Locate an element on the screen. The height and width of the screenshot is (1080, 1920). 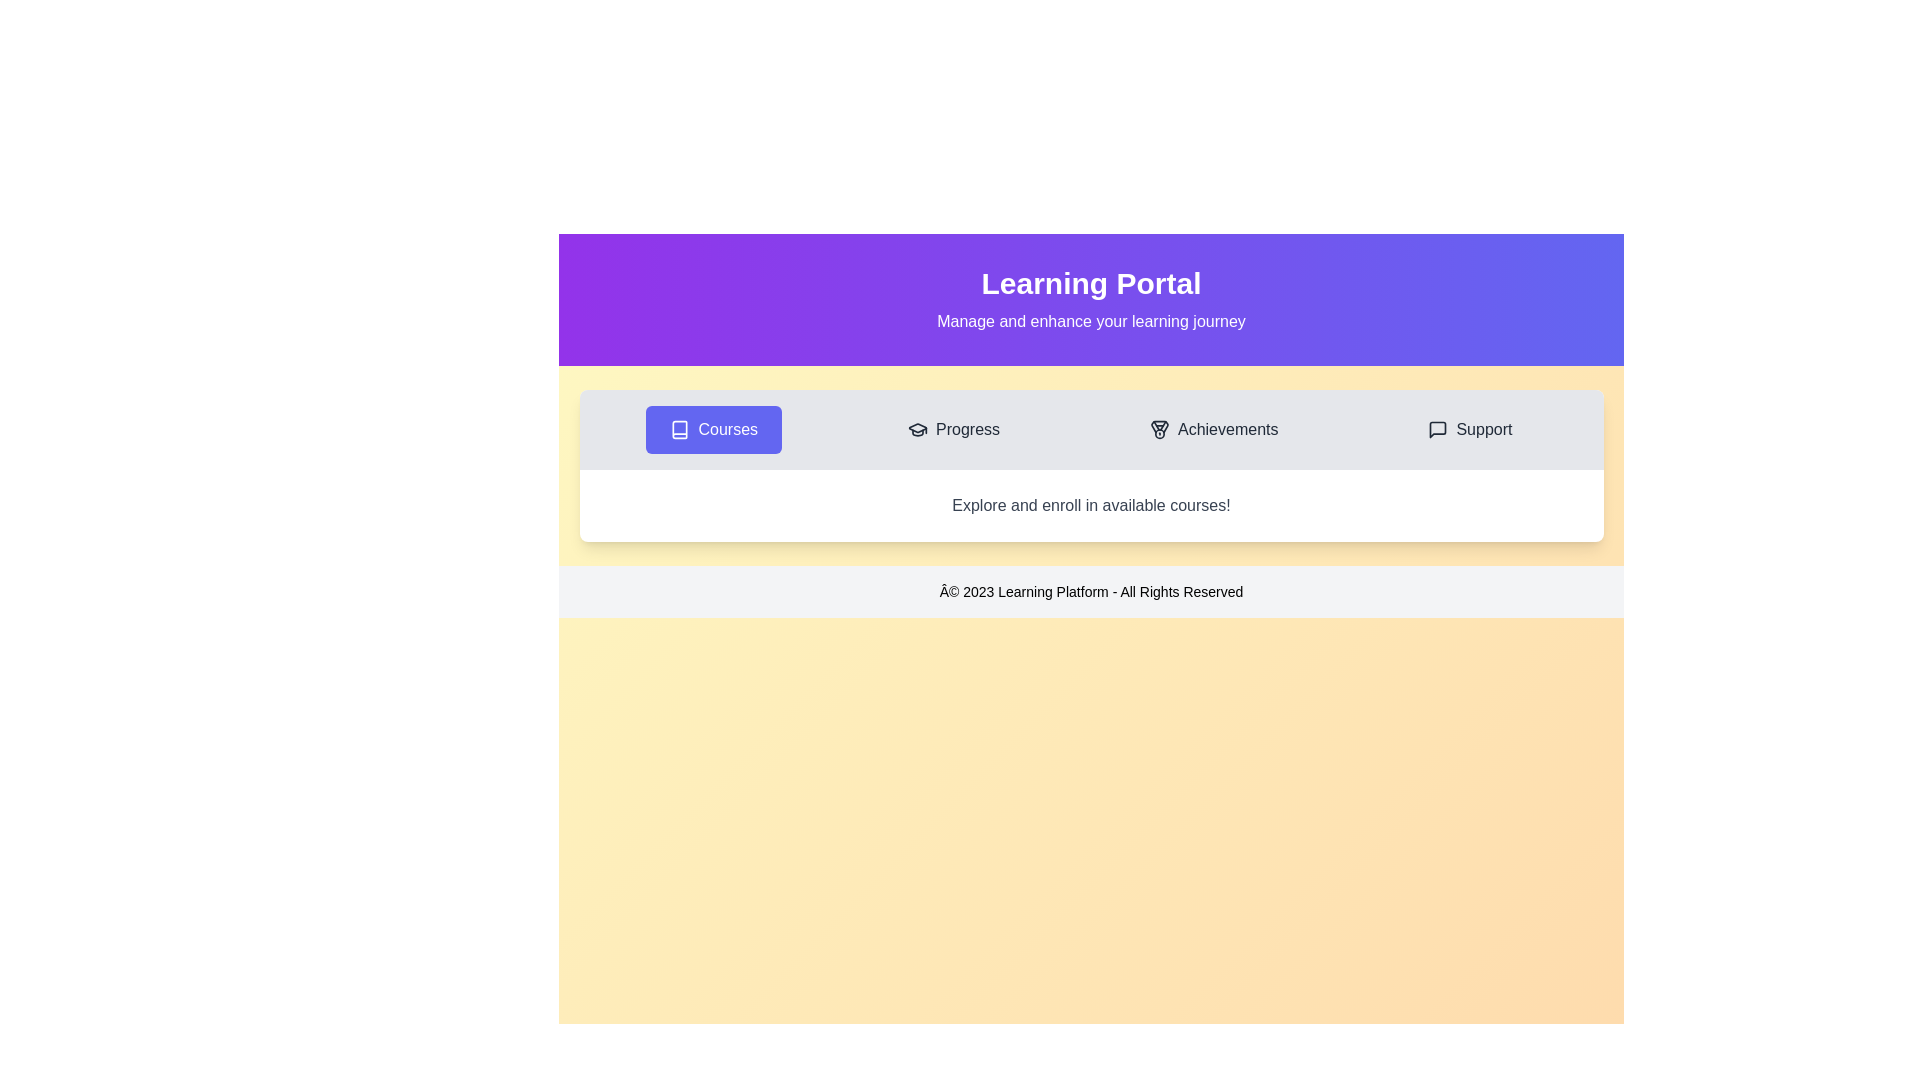
the 'Courses' button that contains the decorative SVG graphic icon for educational content, positioned as the leftmost item in the horizontally aligned menu bar beneath the purple header is located at coordinates (680, 428).